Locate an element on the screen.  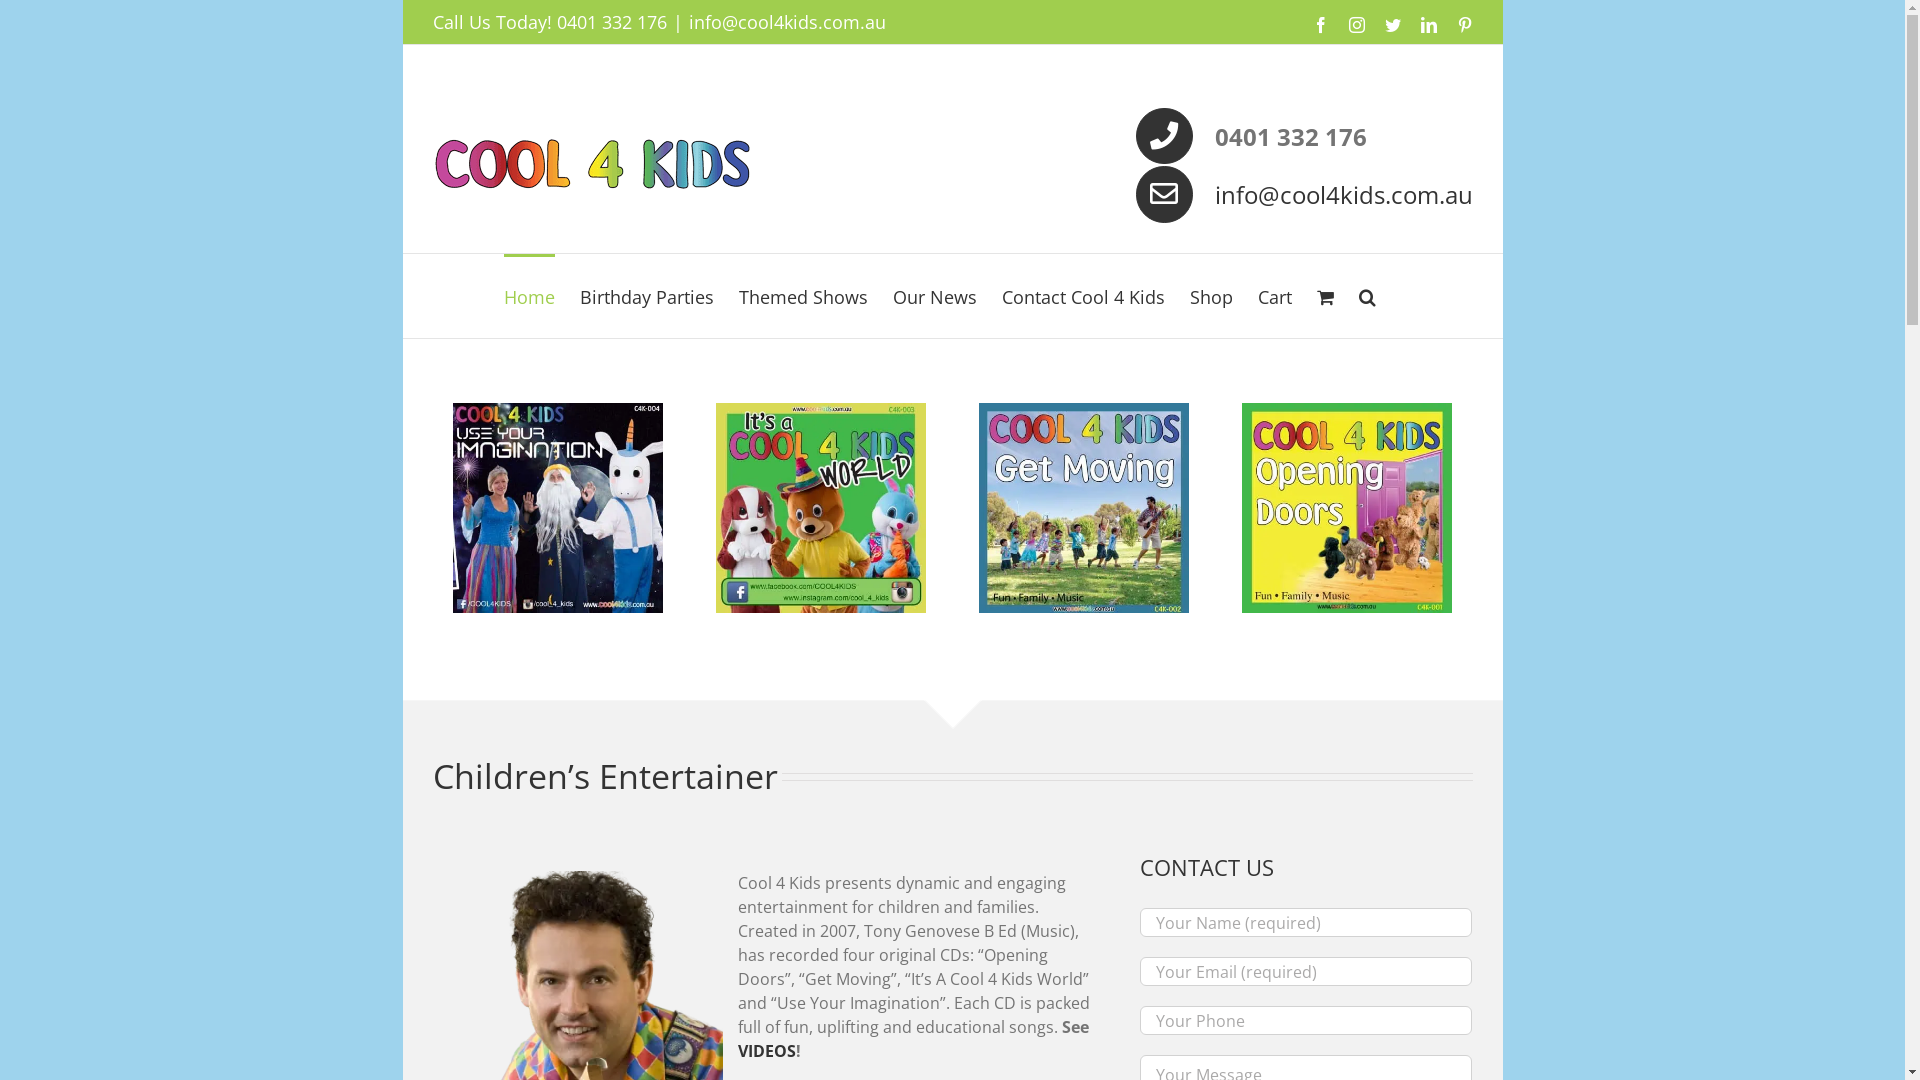
'LinkedIn' is located at coordinates (1427, 24).